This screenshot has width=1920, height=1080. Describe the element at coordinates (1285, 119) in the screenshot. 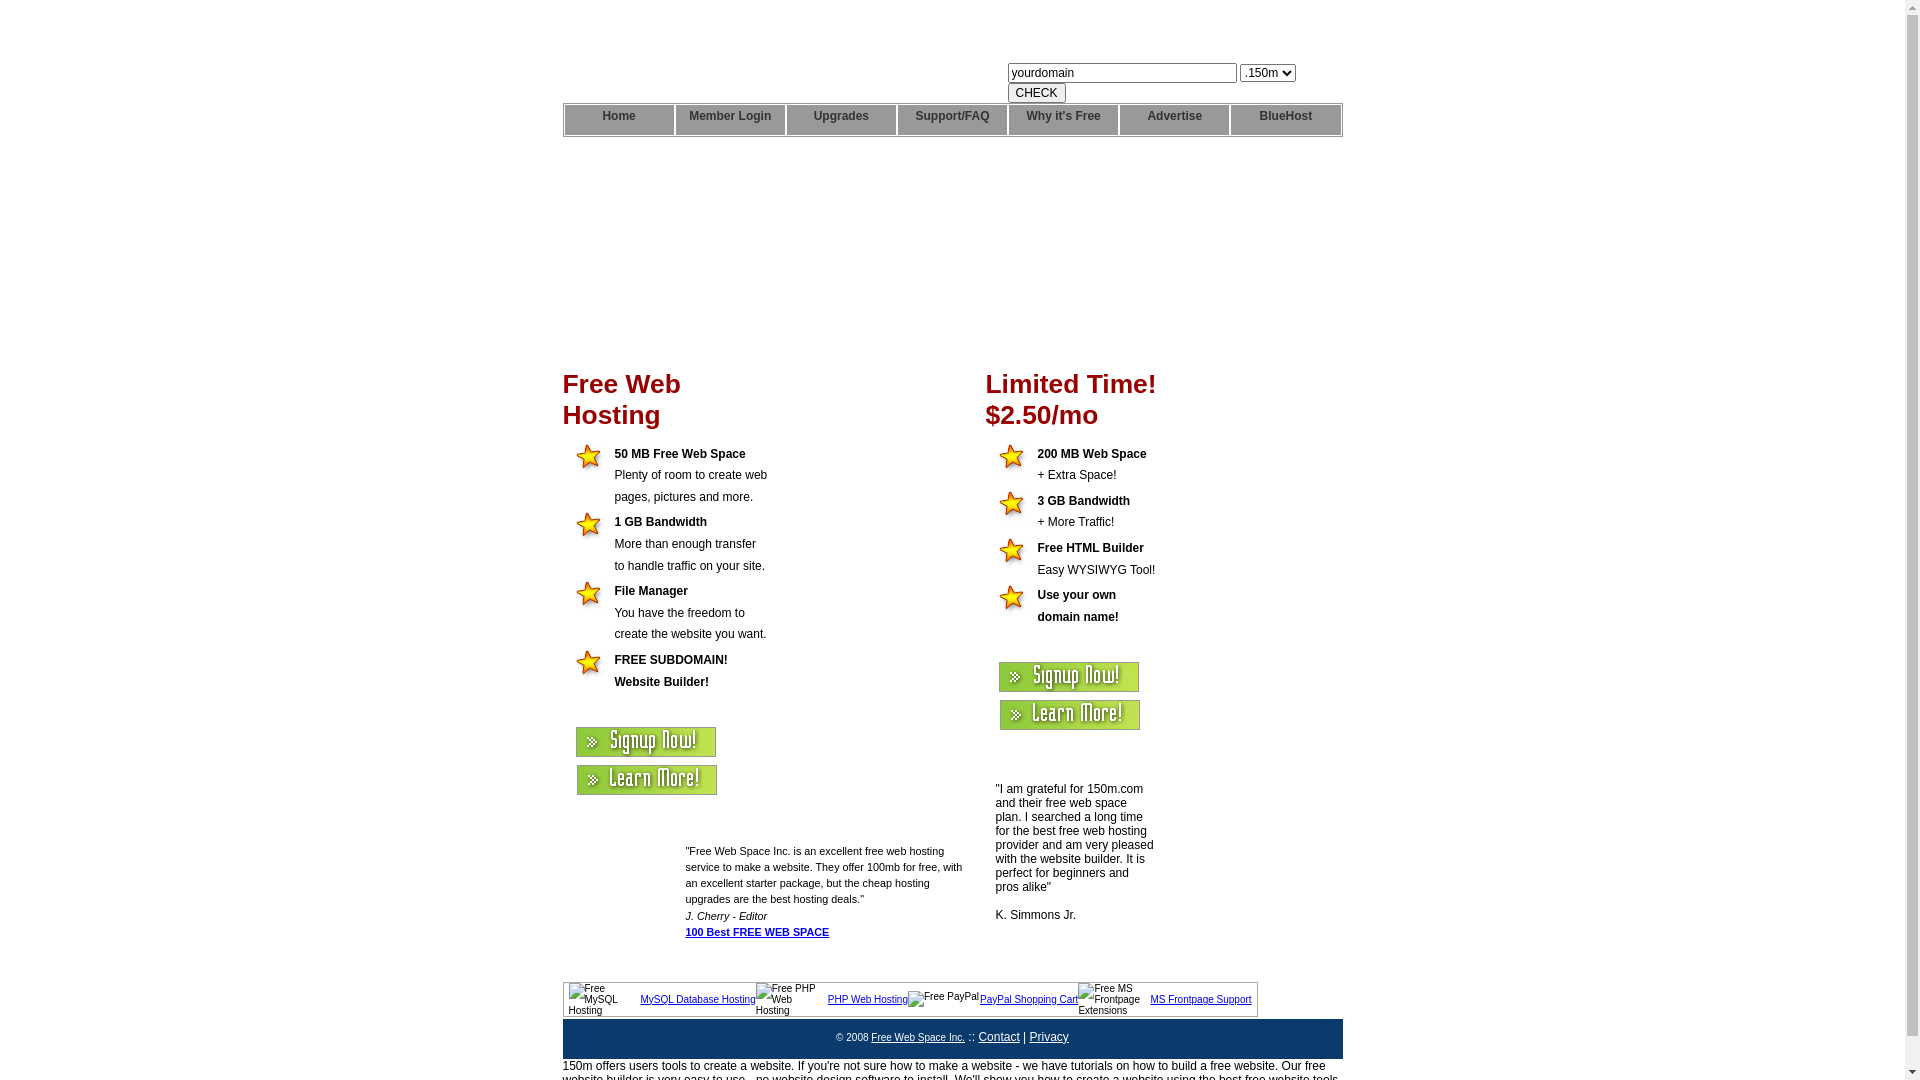

I see `'BlueHost'` at that location.